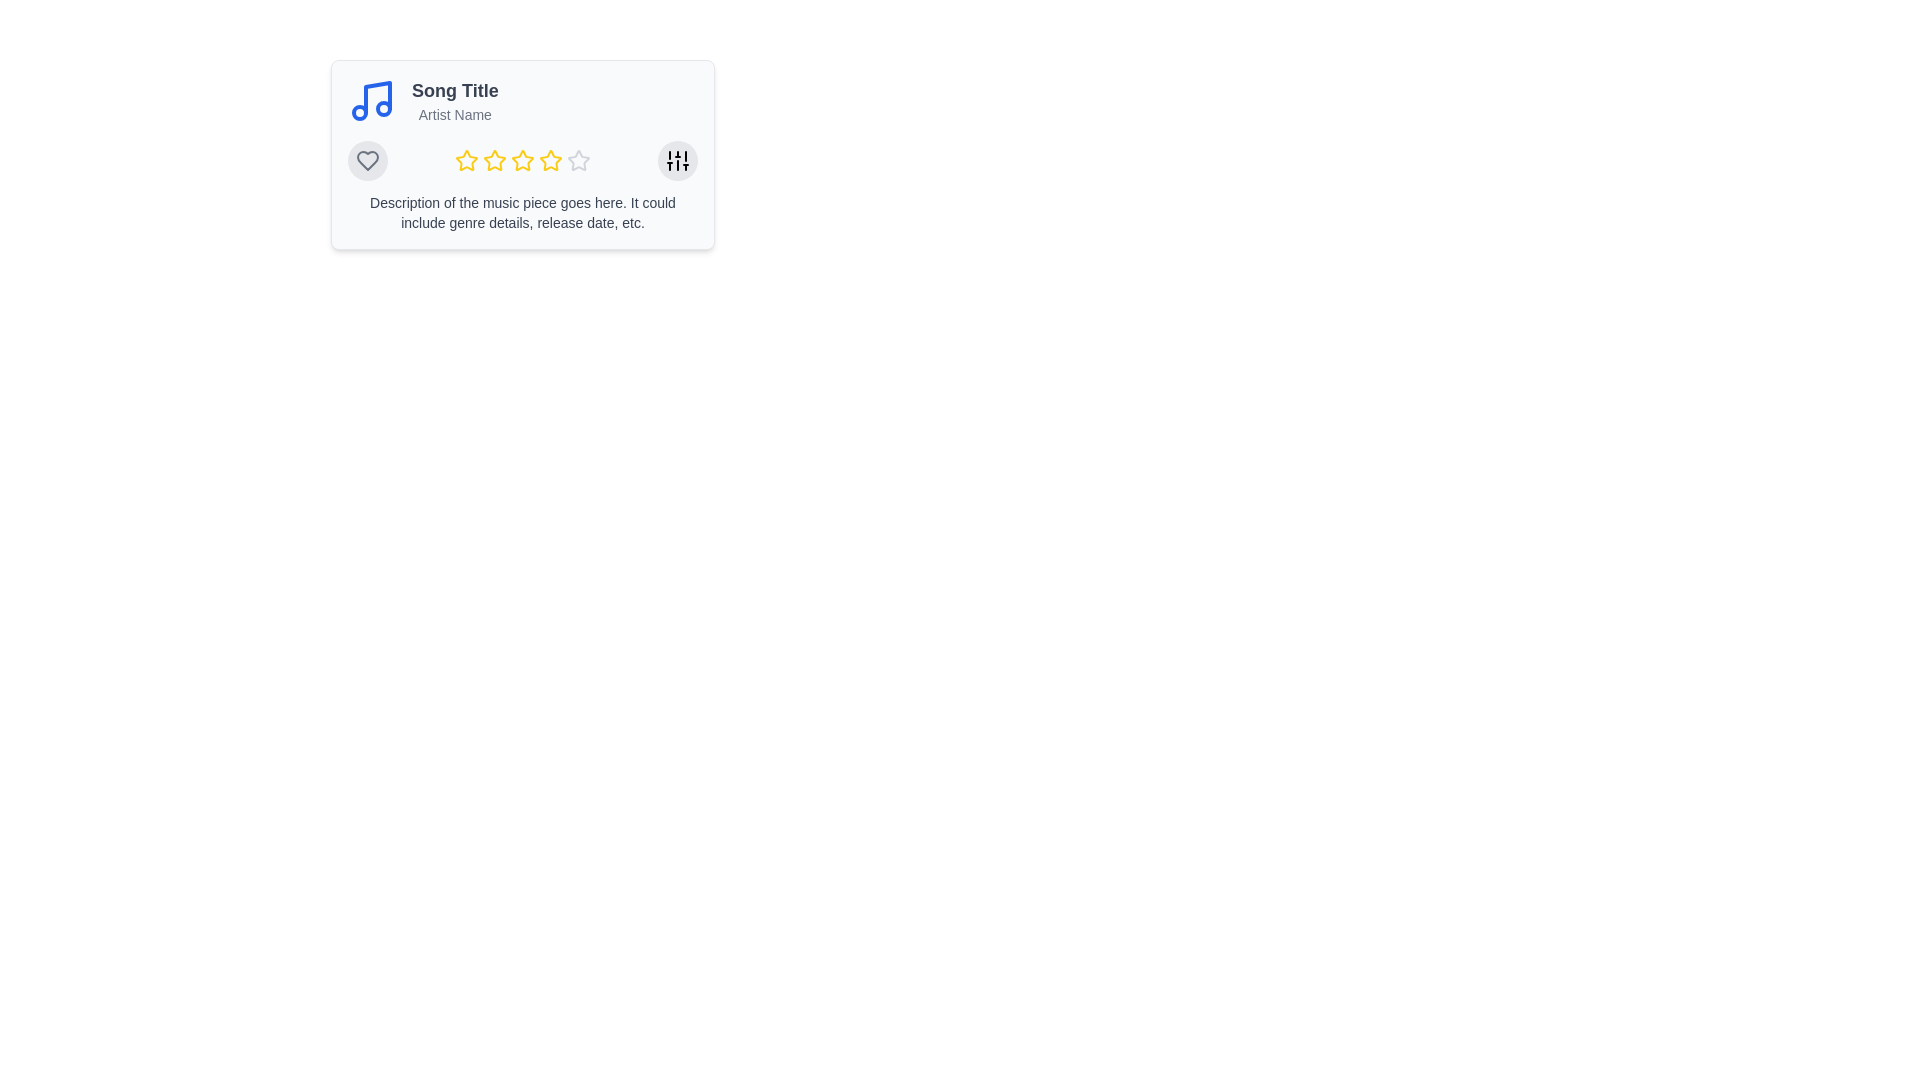  Describe the element at coordinates (677, 160) in the screenshot. I see `the settings button located within the music card layout, positioned to the far right adjacent to the star rating elements` at that location.